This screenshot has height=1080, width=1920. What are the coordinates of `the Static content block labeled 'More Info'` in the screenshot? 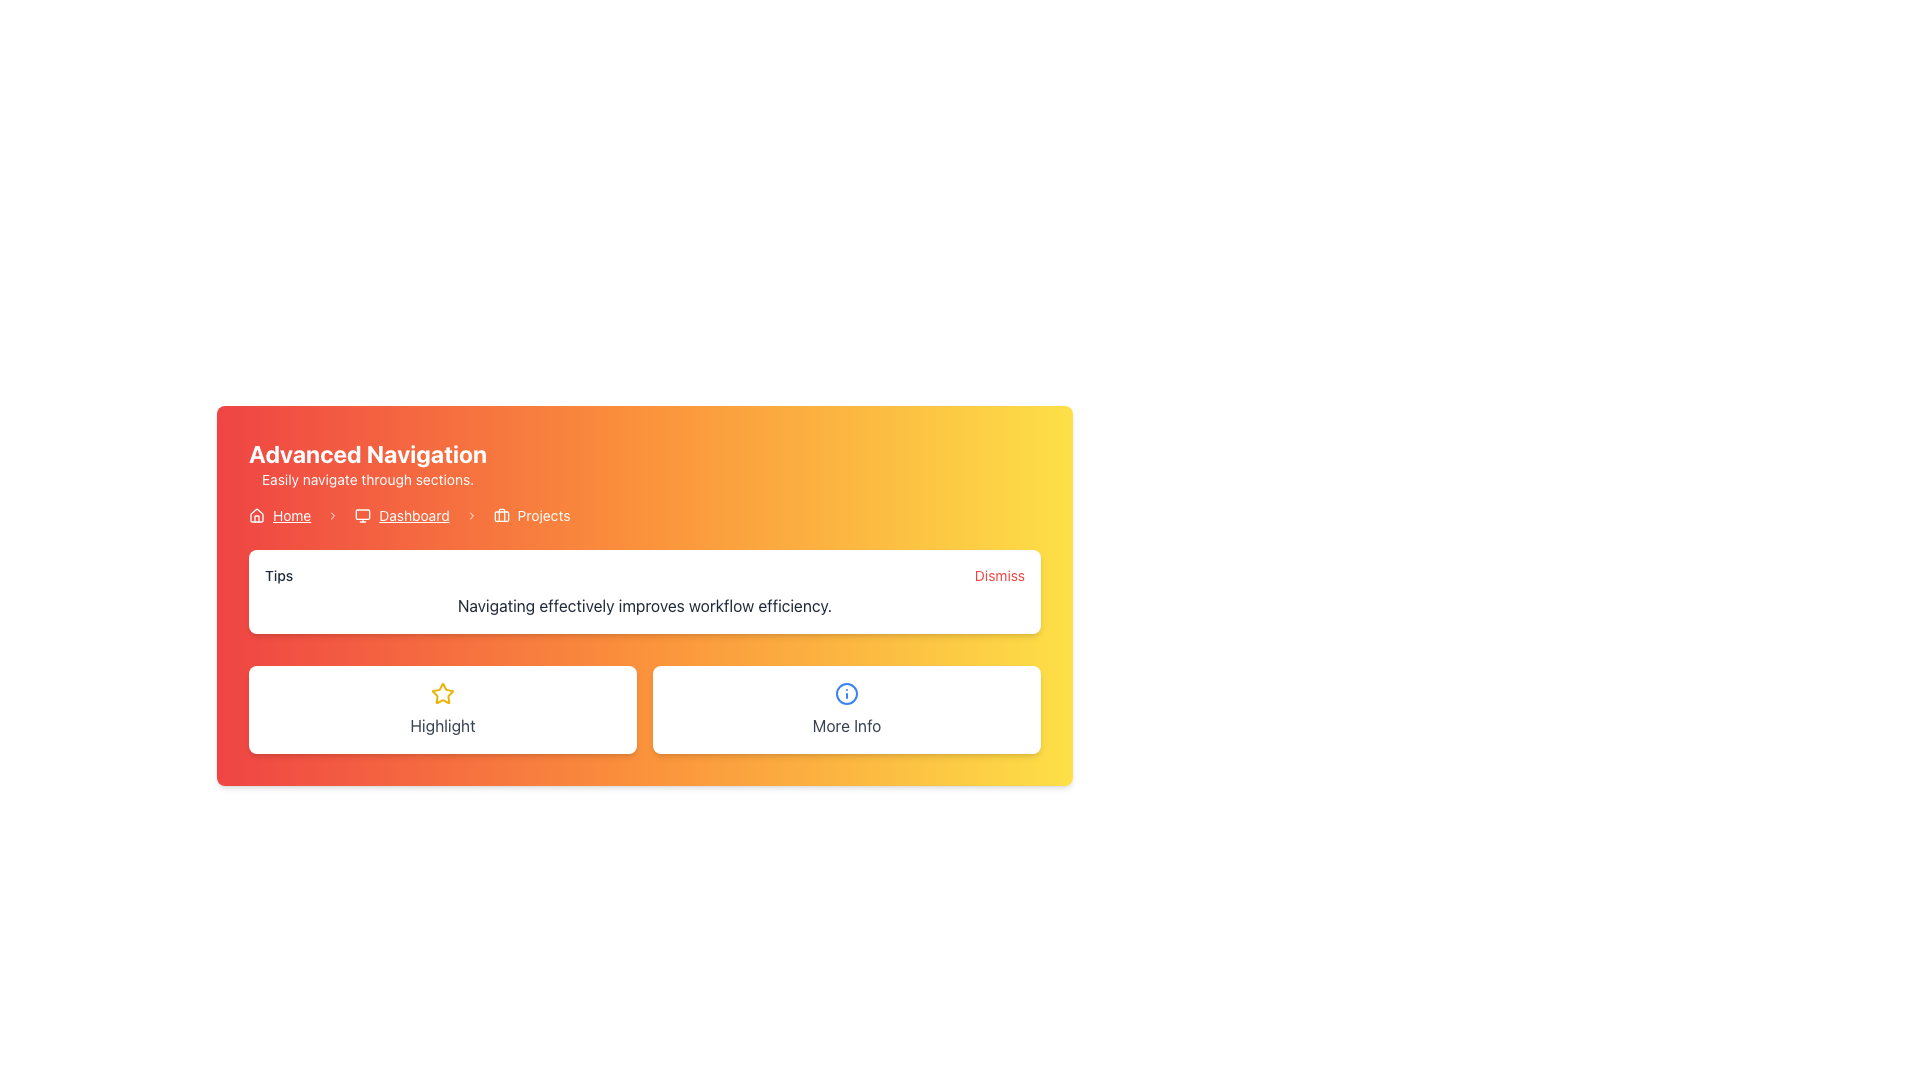 It's located at (846, 708).